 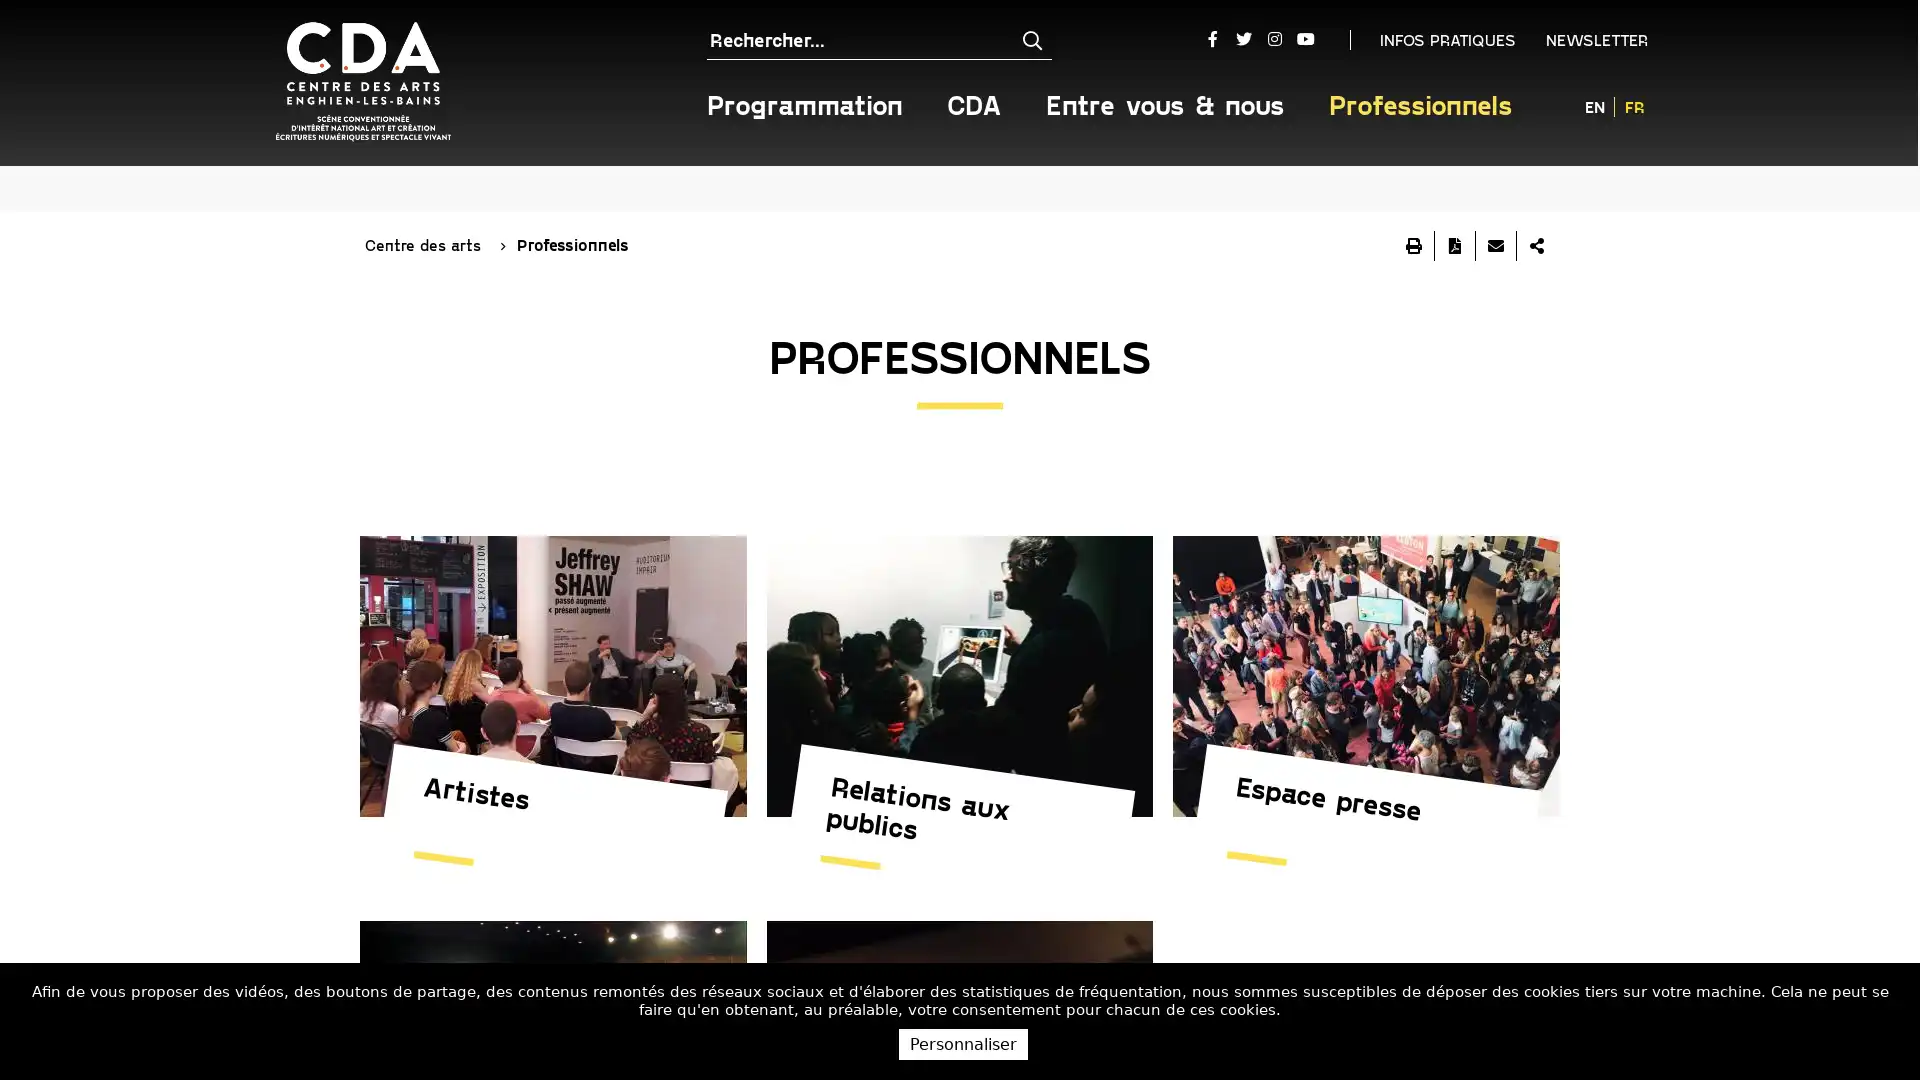 I want to click on Partager cette page, so click(x=1535, y=196).